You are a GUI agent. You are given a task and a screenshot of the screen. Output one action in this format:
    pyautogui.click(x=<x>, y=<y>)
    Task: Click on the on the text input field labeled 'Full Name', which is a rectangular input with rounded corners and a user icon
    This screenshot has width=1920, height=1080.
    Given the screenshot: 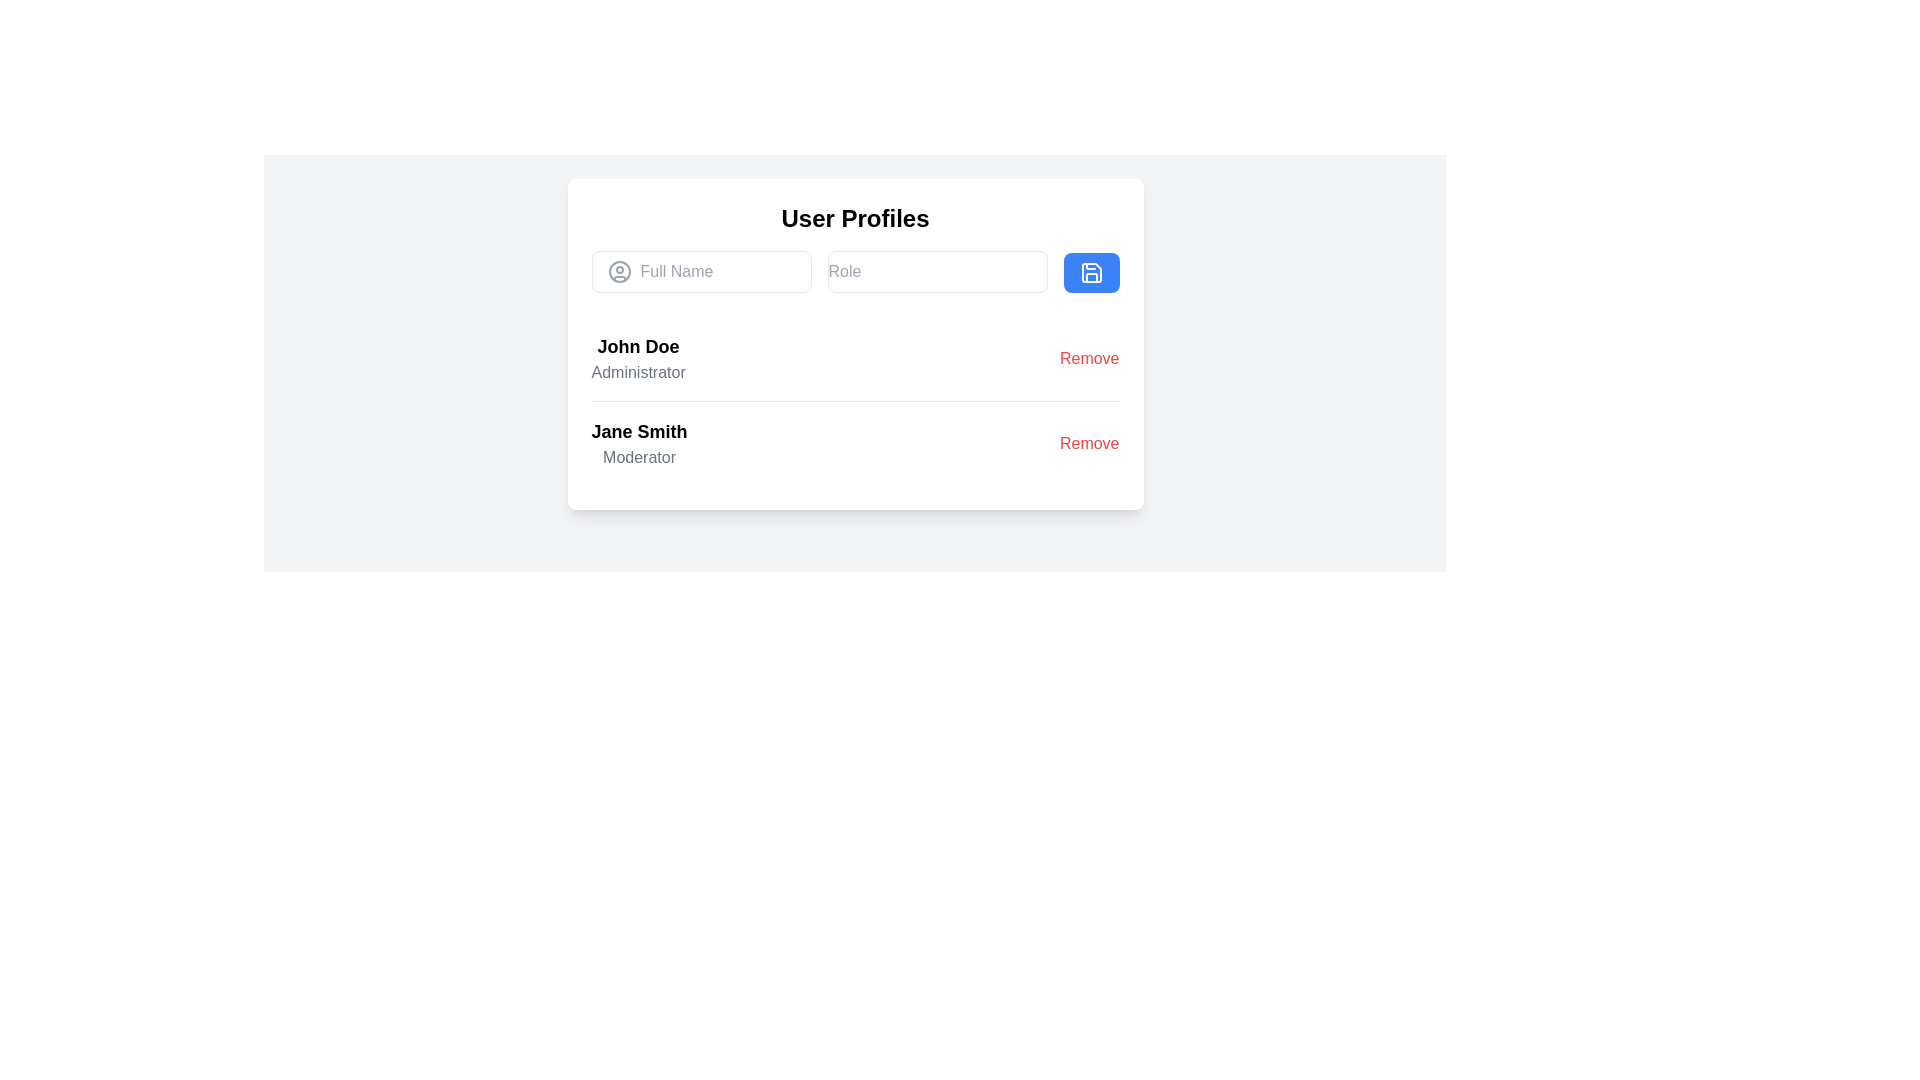 What is the action you would take?
    pyautogui.click(x=701, y=272)
    